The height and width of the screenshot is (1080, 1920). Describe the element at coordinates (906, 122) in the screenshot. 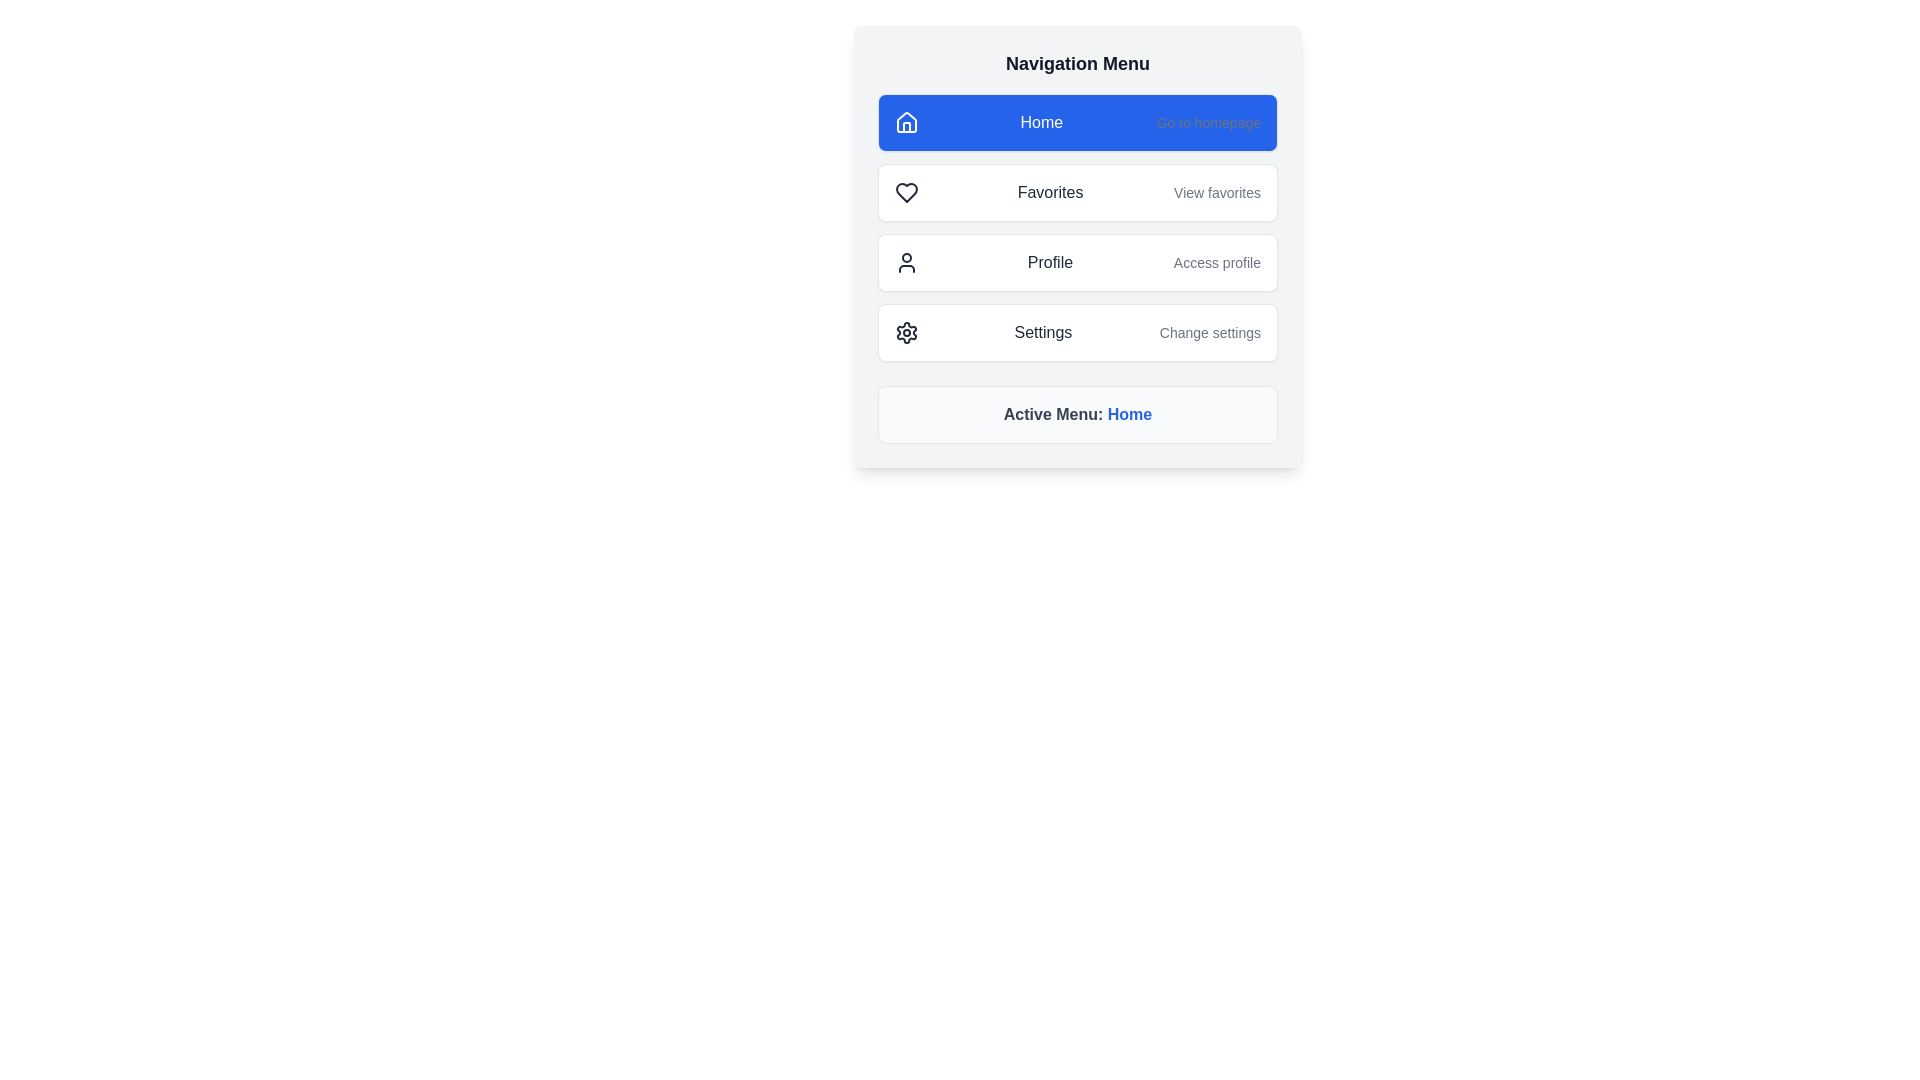

I see `the stylized house icon located within the 'Home' menu item in the navigation menu, which is highlighted in blue` at that location.